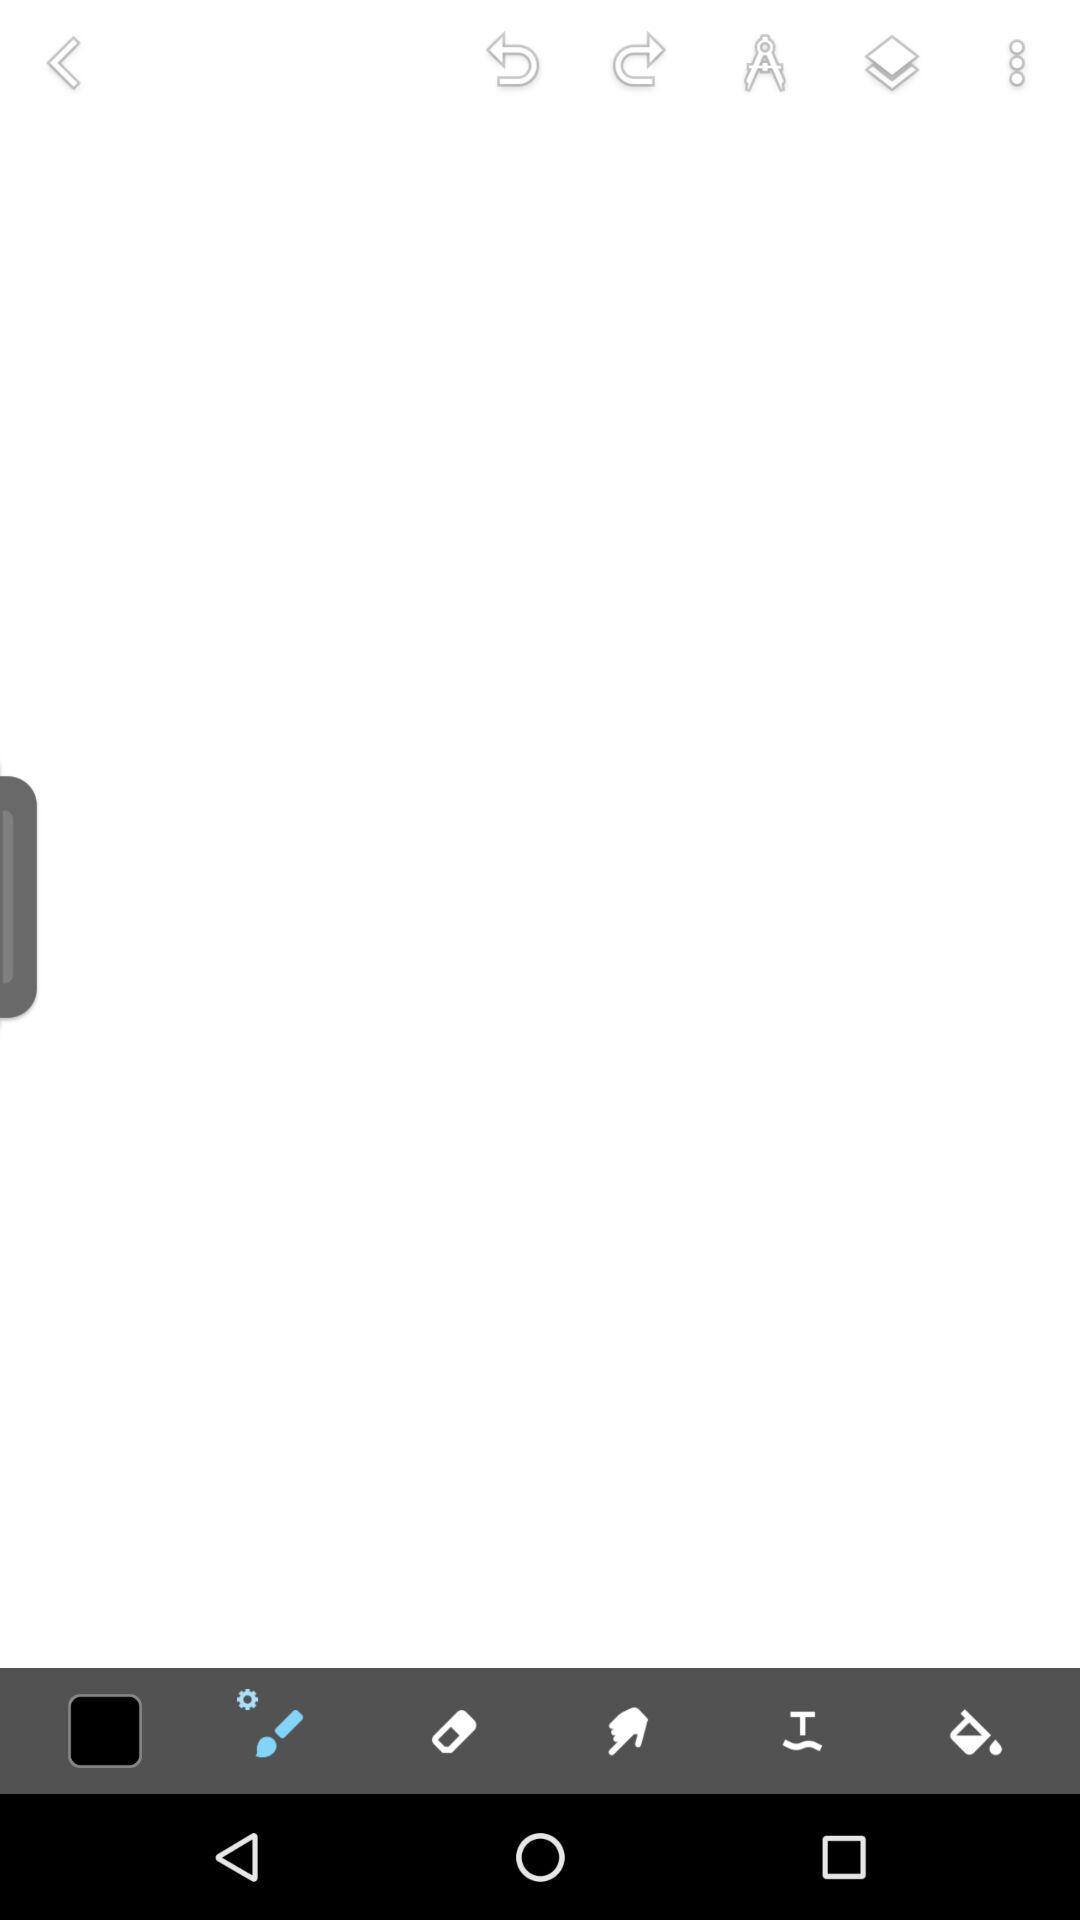  What do you see at coordinates (512, 62) in the screenshot?
I see `the undo icon` at bounding box center [512, 62].